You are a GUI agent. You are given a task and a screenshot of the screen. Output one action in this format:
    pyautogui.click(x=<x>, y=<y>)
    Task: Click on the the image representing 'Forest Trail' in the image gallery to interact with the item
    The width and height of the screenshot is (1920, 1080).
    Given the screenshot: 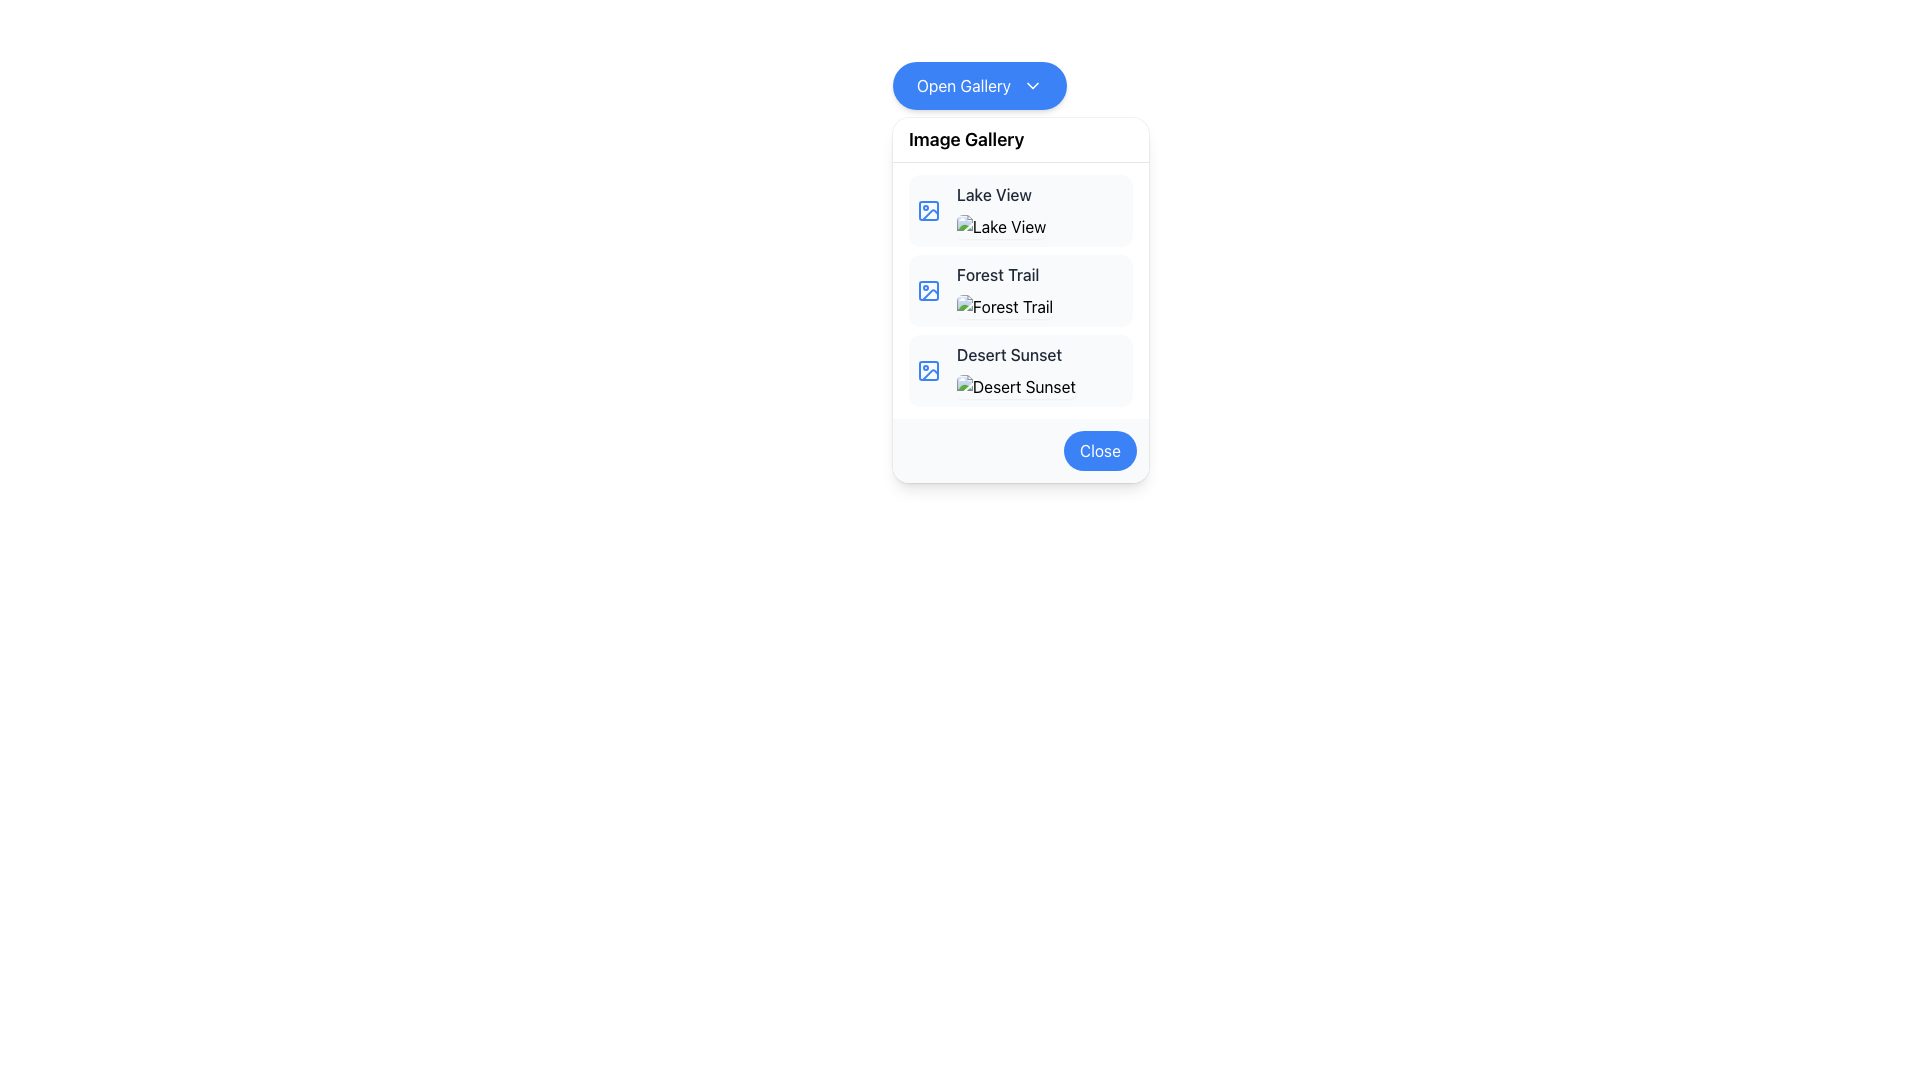 What is the action you would take?
    pyautogui.click(x=1005, y=290)
    